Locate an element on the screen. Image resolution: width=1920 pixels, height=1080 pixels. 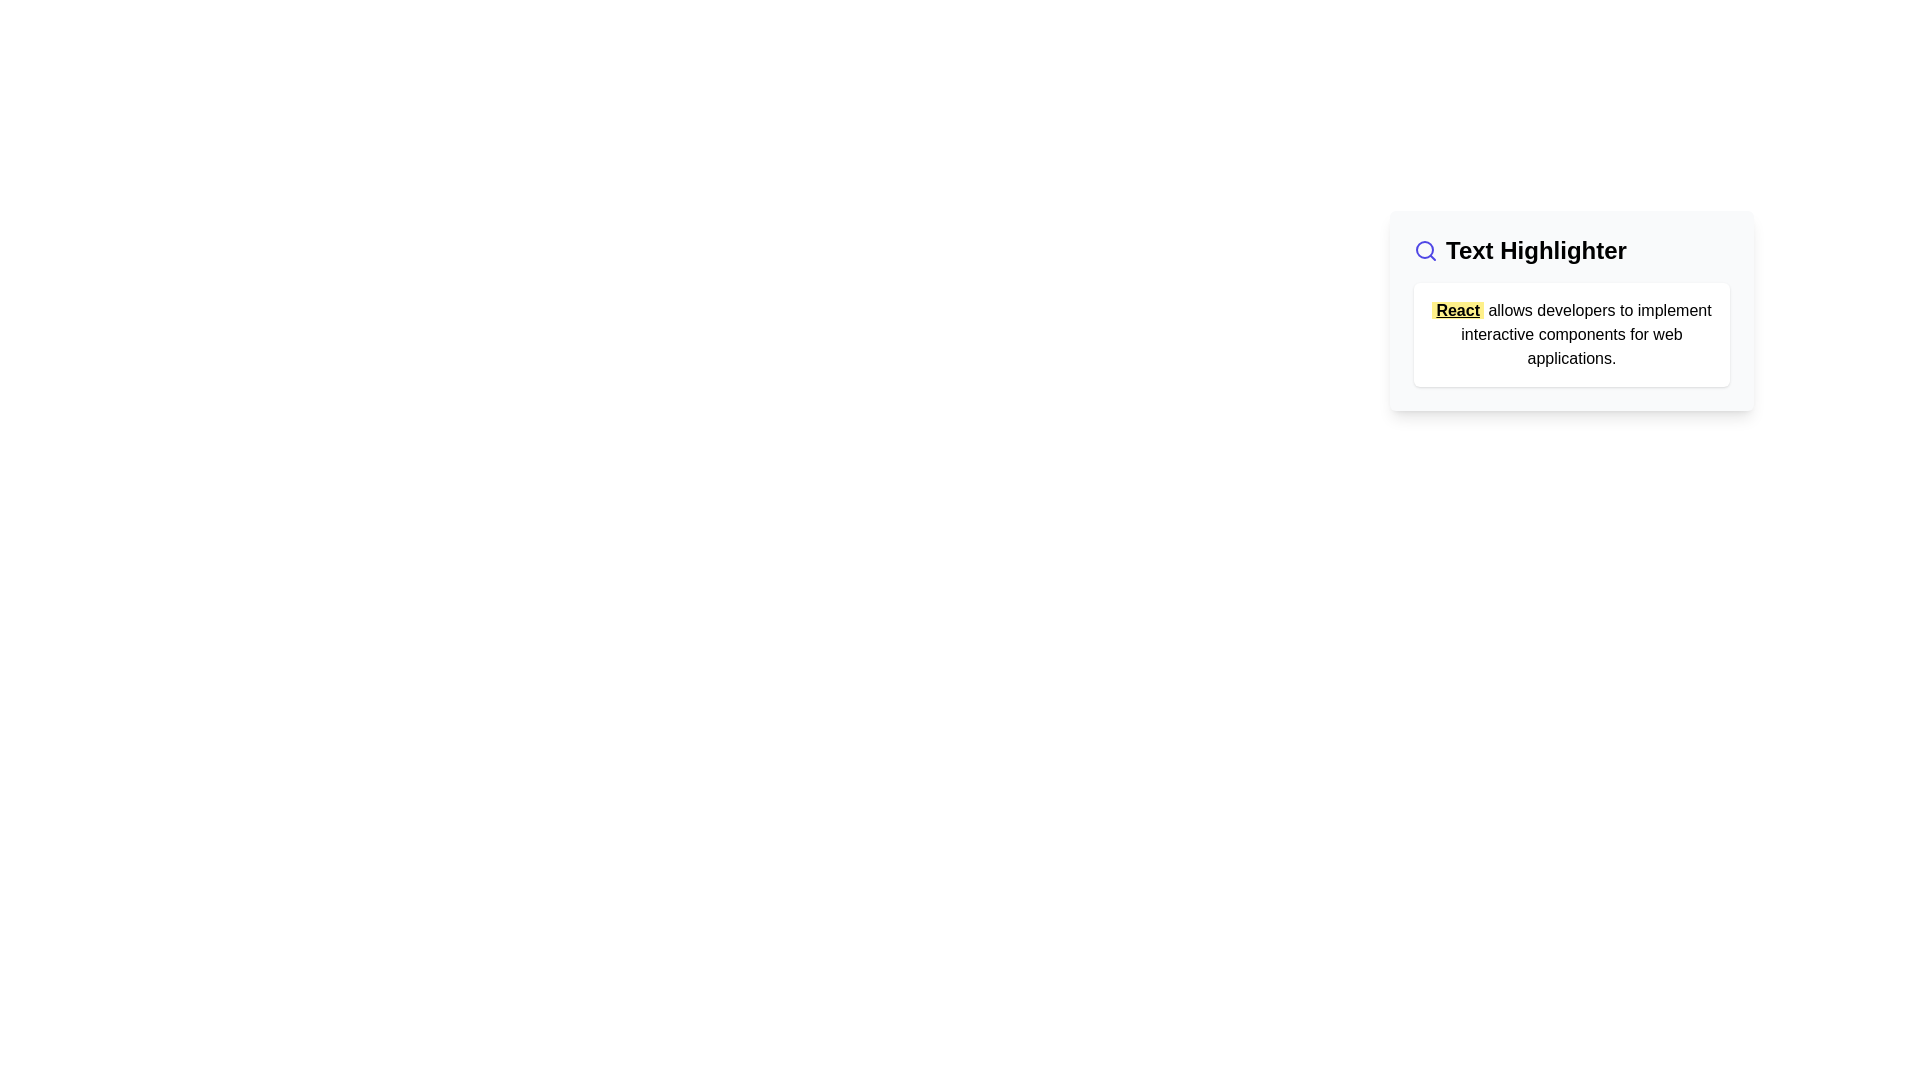
emphasized text 'React' located in the upper left-hand corner of the text block that reads 'React allows developers to implement interactive components for web applications.' is located at coordinates (1458, 310).